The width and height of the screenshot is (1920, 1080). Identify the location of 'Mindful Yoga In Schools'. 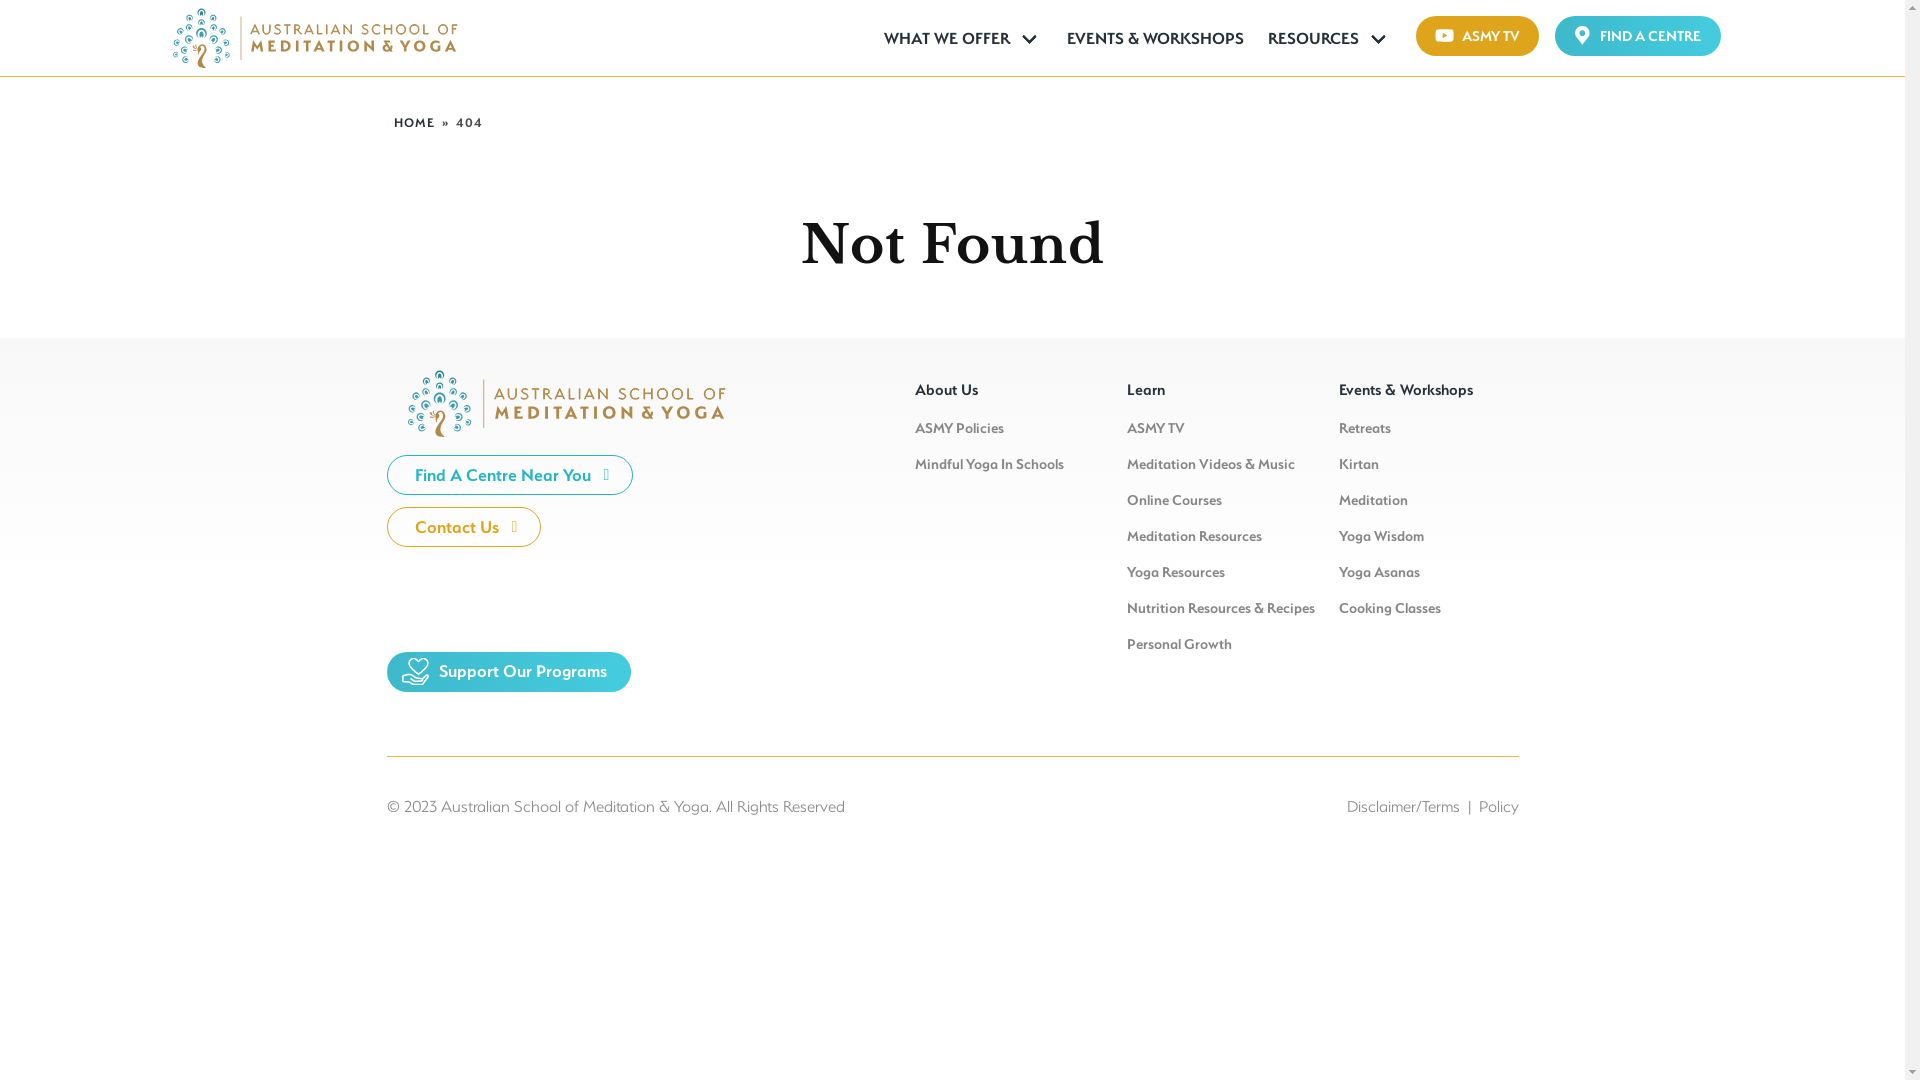
(988, 463).